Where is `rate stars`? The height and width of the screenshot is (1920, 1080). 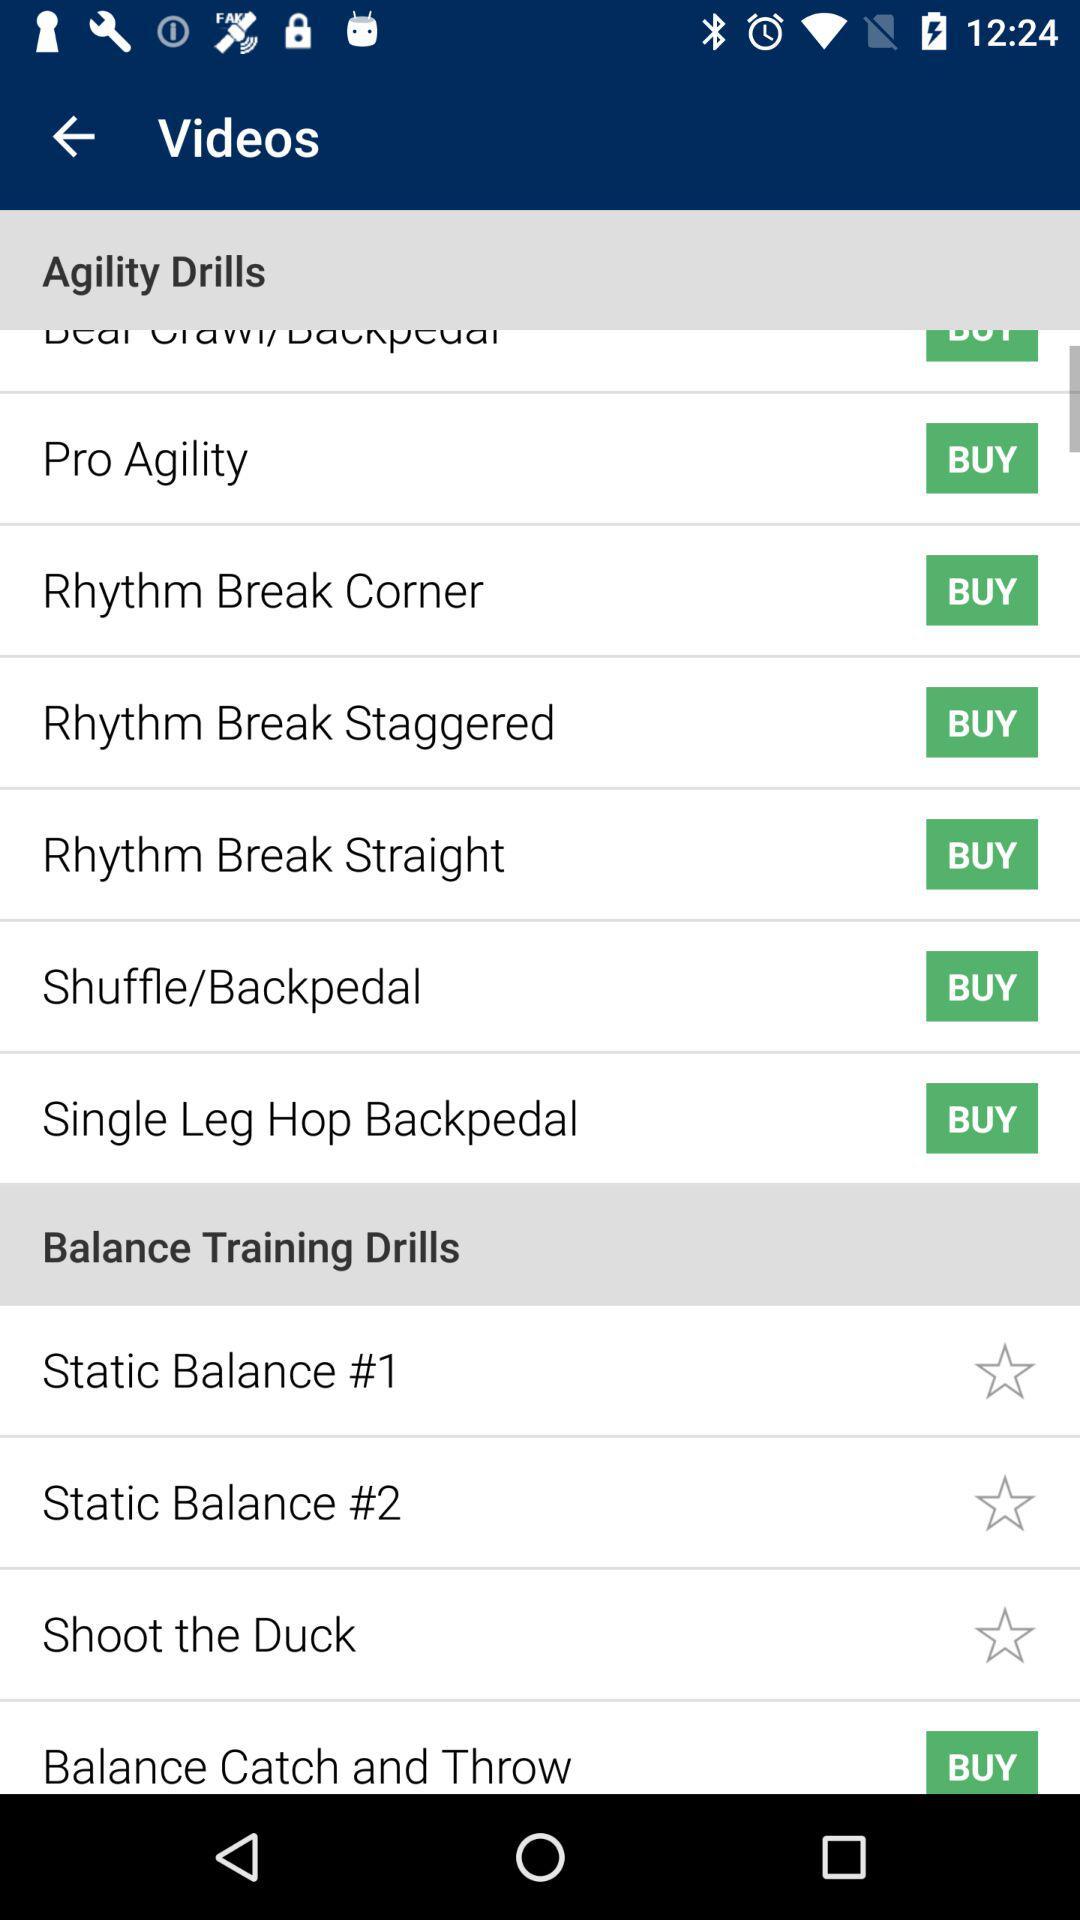
rate stars is located at coordinates (1026, 1356).